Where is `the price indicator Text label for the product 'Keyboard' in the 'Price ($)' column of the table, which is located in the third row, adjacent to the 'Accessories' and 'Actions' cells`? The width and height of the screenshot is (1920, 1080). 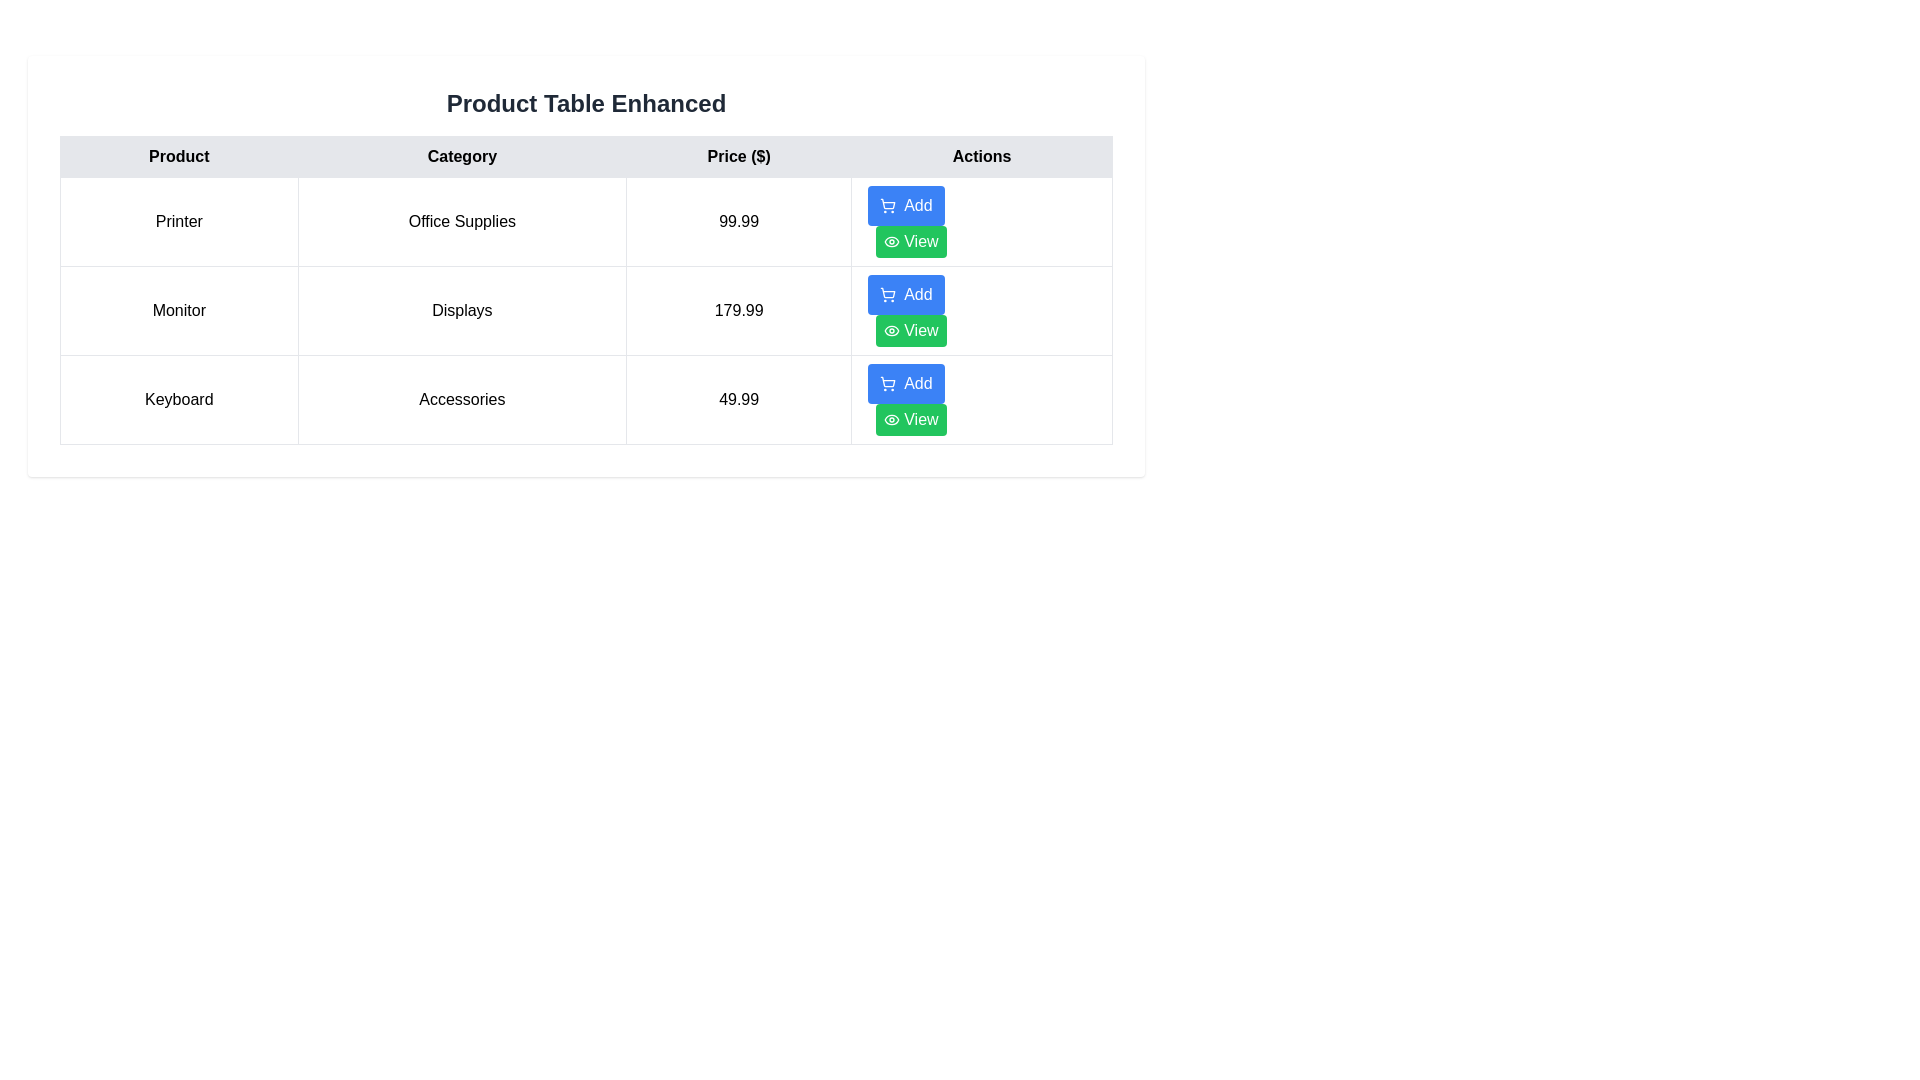
the price indicator Text label for the product 'Keyboard' in the 'Price ($)' column of the table, which is located in the third row, adjacent to the 'Accessories' and 'Actions' cells is located at coordinates (738, 400).